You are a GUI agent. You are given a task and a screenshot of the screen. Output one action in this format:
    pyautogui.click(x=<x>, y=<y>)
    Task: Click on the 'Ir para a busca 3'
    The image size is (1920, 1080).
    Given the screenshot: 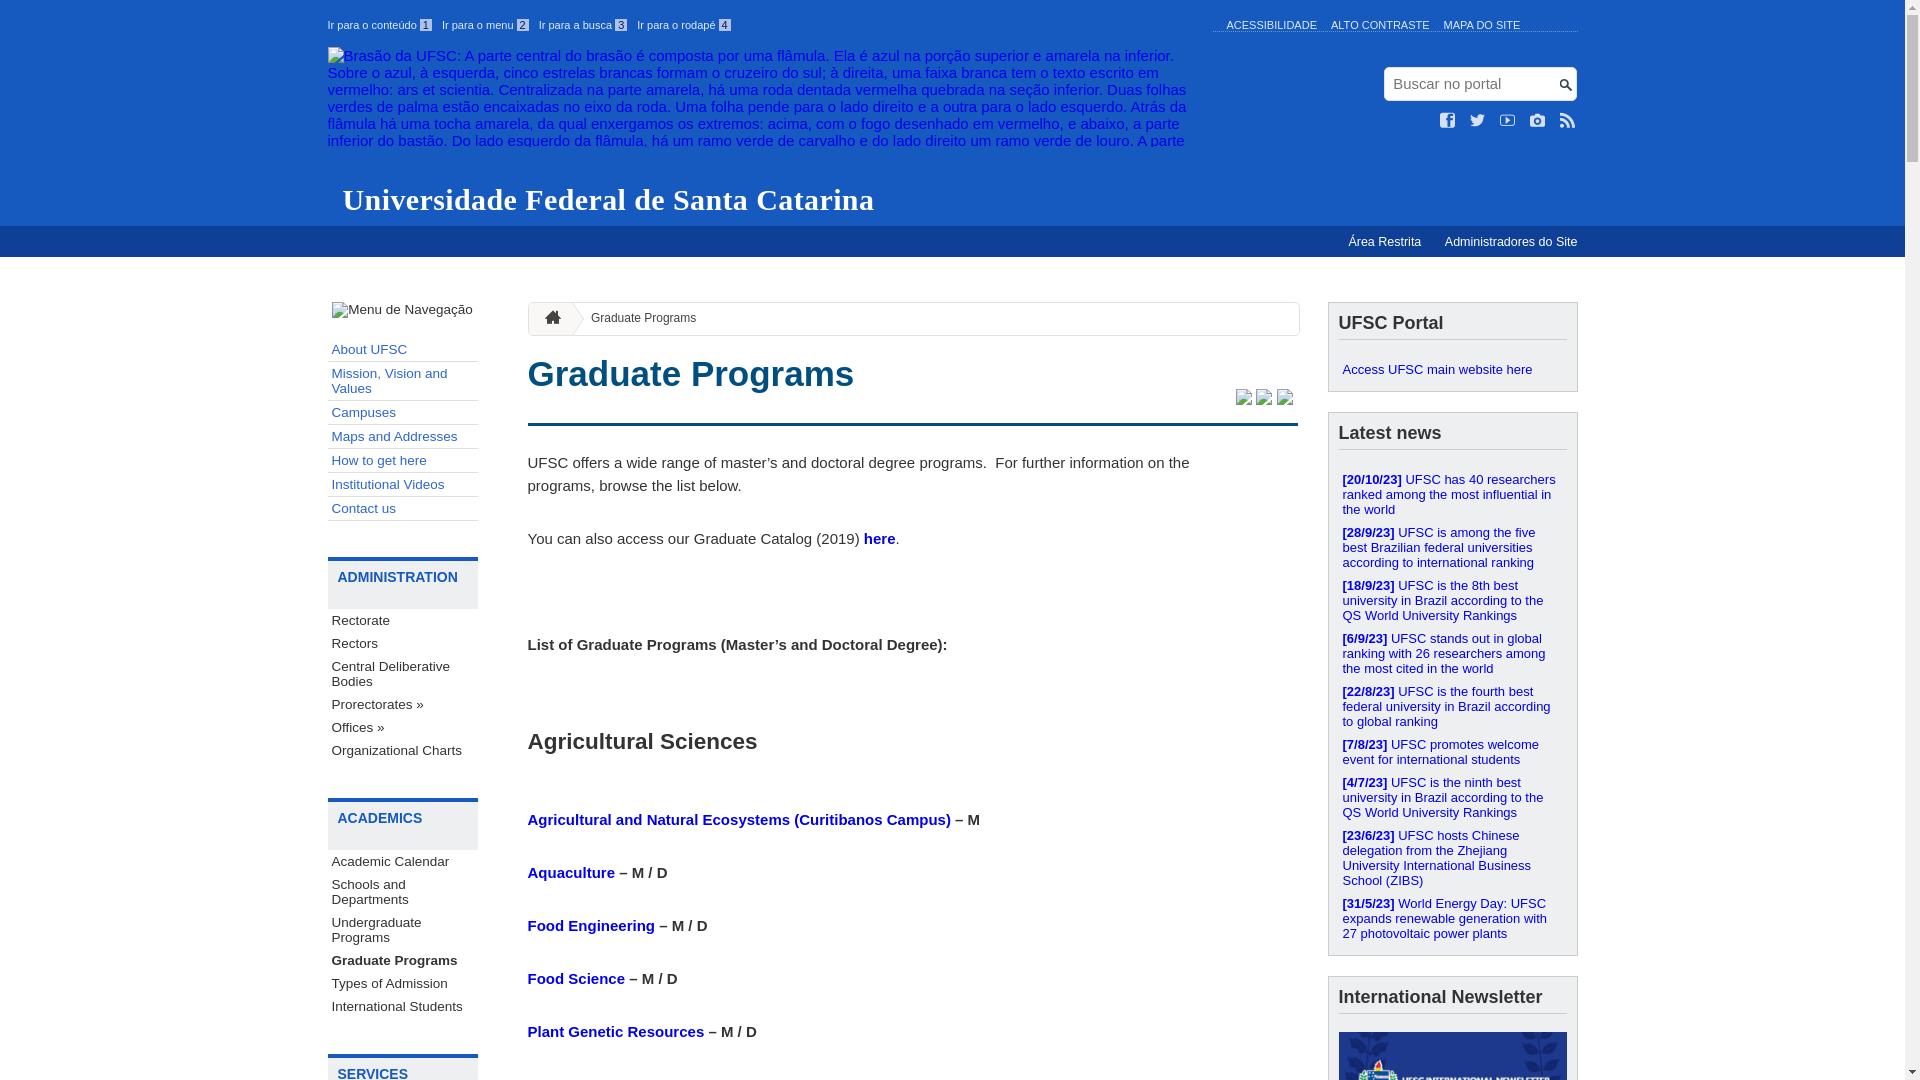 What is the action you would take?
    pyautogui.click(x=538, y=24)
    